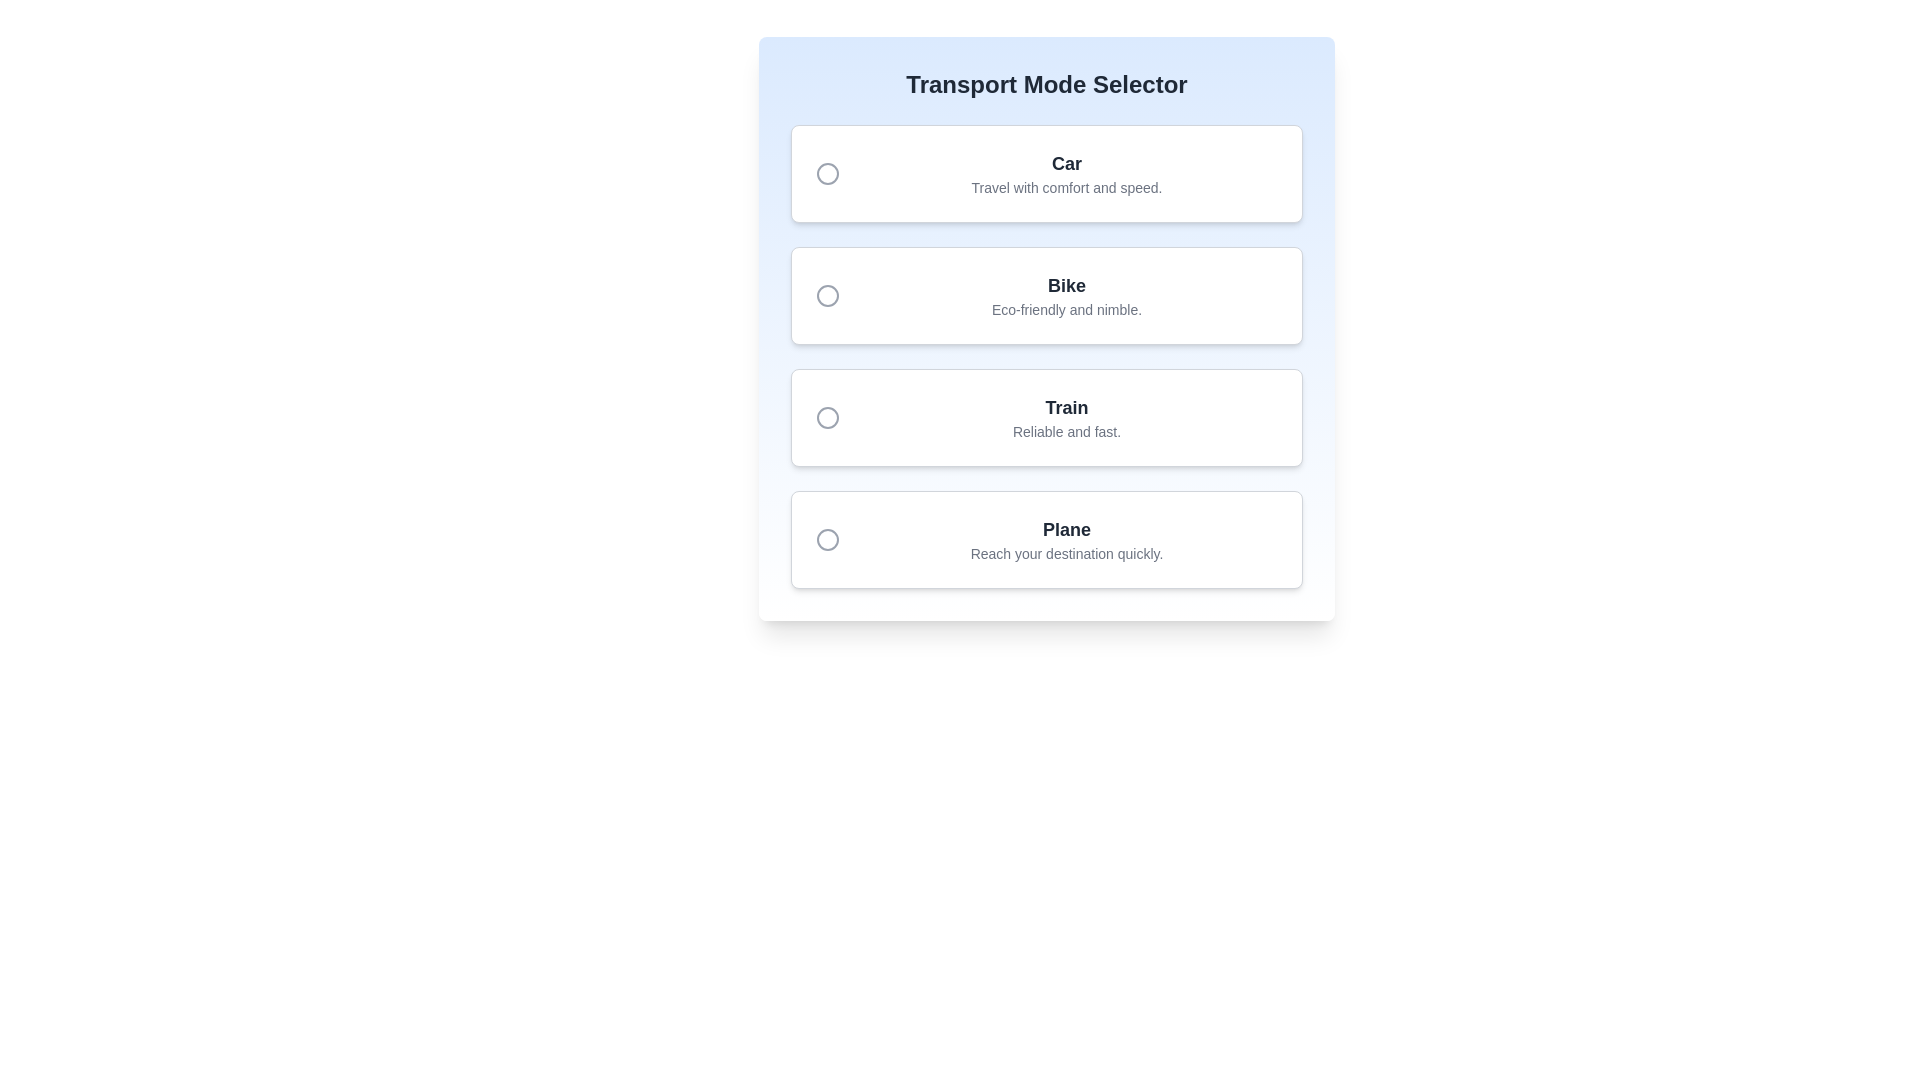  I want to click on the 'Car' transport option label, which serves as the title for this selection and is located at the top of the first selection box in the transport mode selector interface, so click(1065, 163).